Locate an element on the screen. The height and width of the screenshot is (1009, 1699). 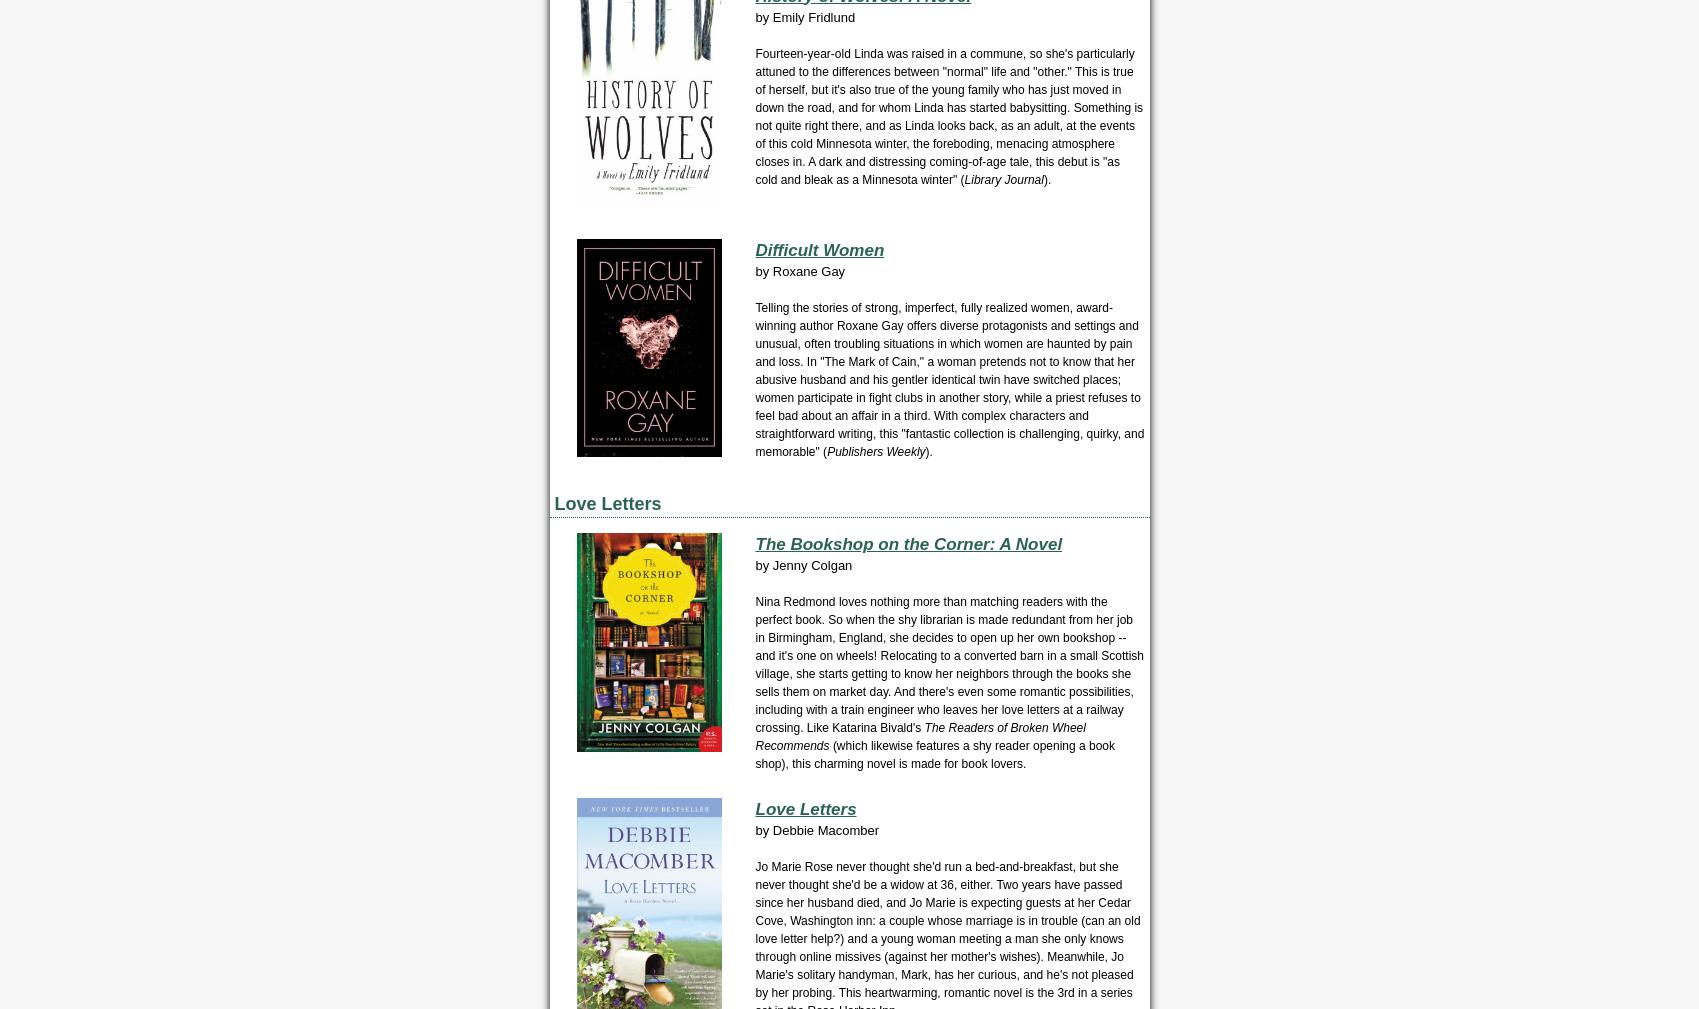
',' is located at coordinates (786, 764).